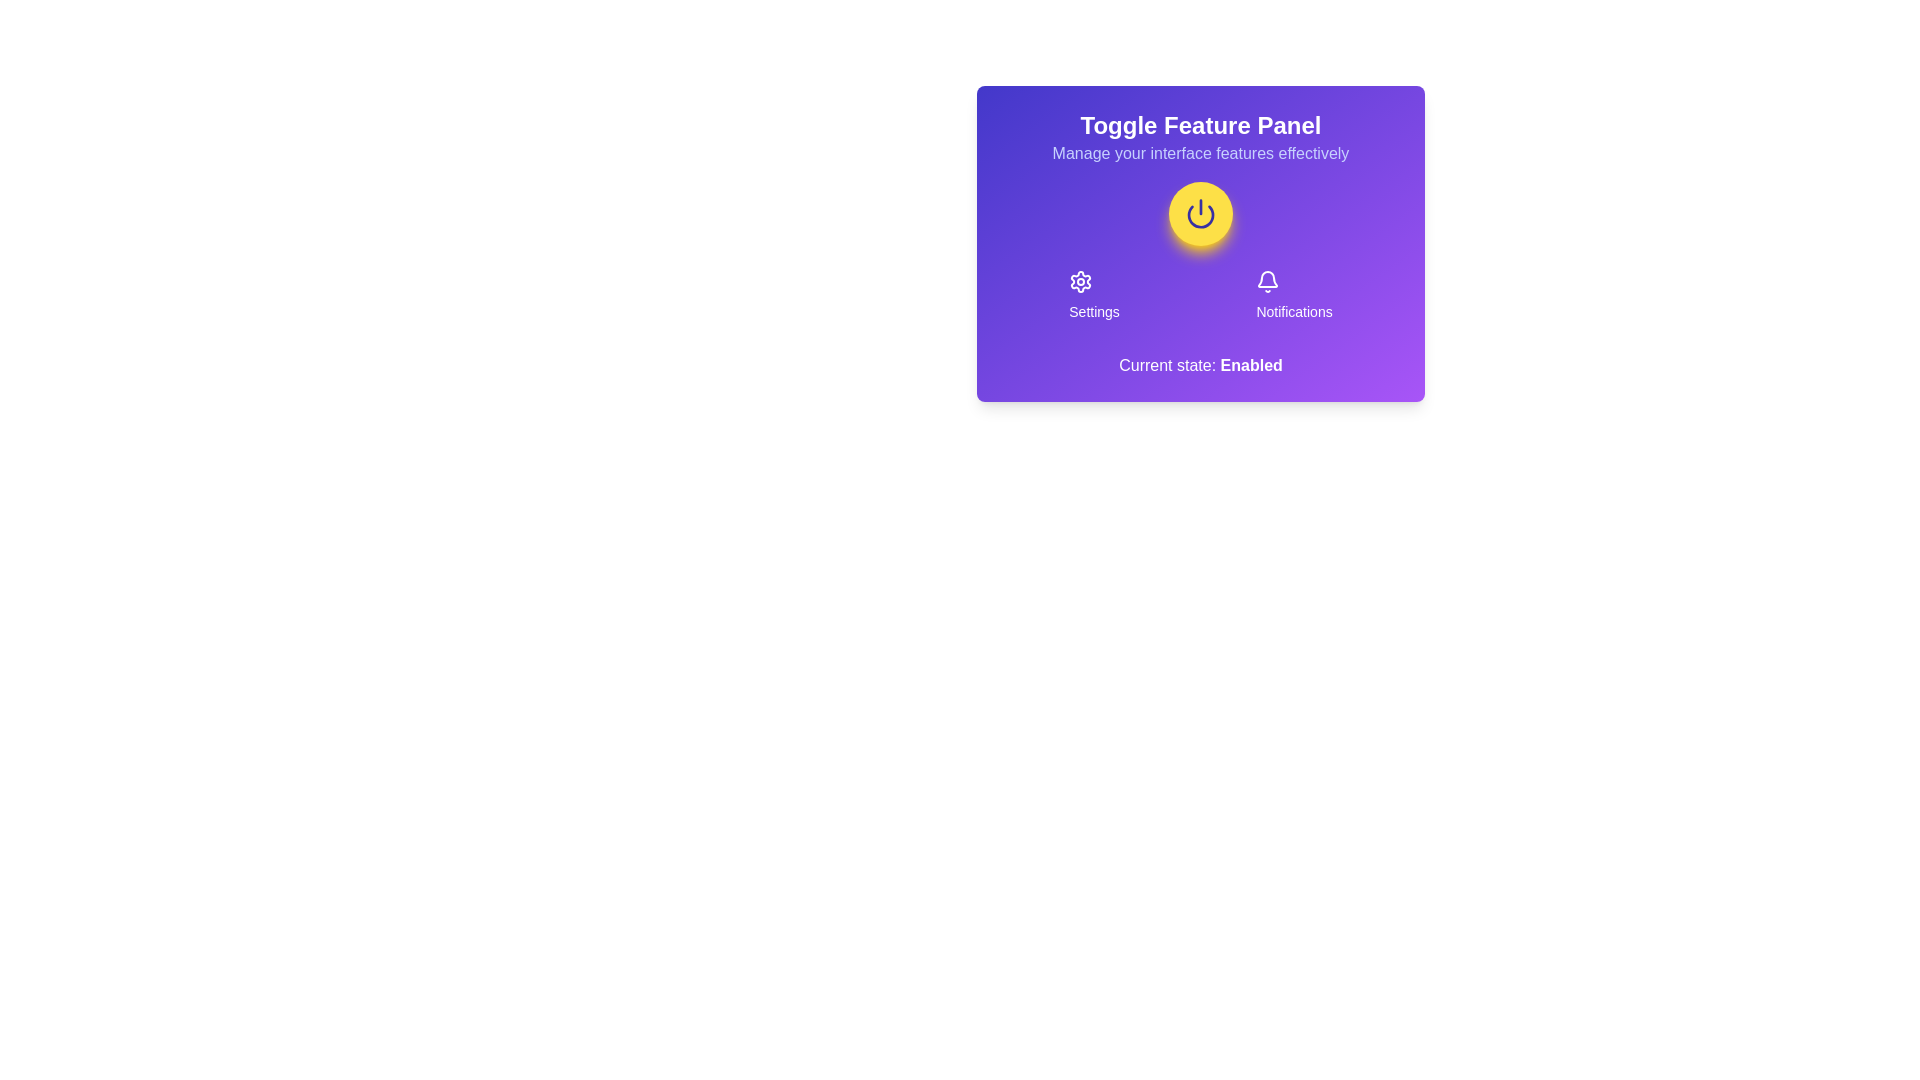  Describe the element at coordinates (1093, 312) in the screenshot. I see `the 'Settings' text label with white font on a purple background, positioned below a gear icon` at that location.